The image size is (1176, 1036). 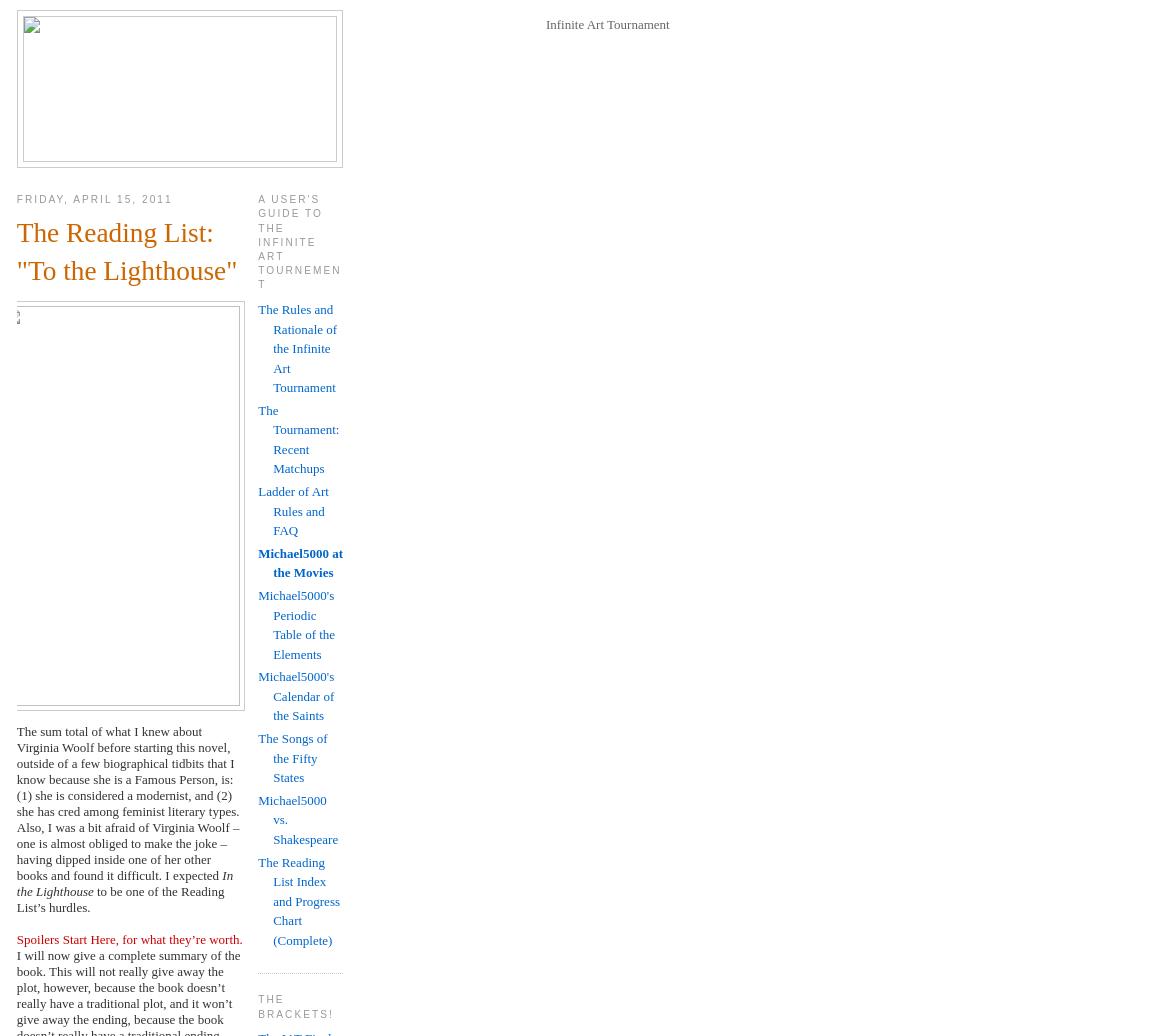 What do you see at coordinates (299, 242) in the screenshot?
I see `'A User's Guide to the Infinite Art Tournement'` at bounding box center [299, 242].